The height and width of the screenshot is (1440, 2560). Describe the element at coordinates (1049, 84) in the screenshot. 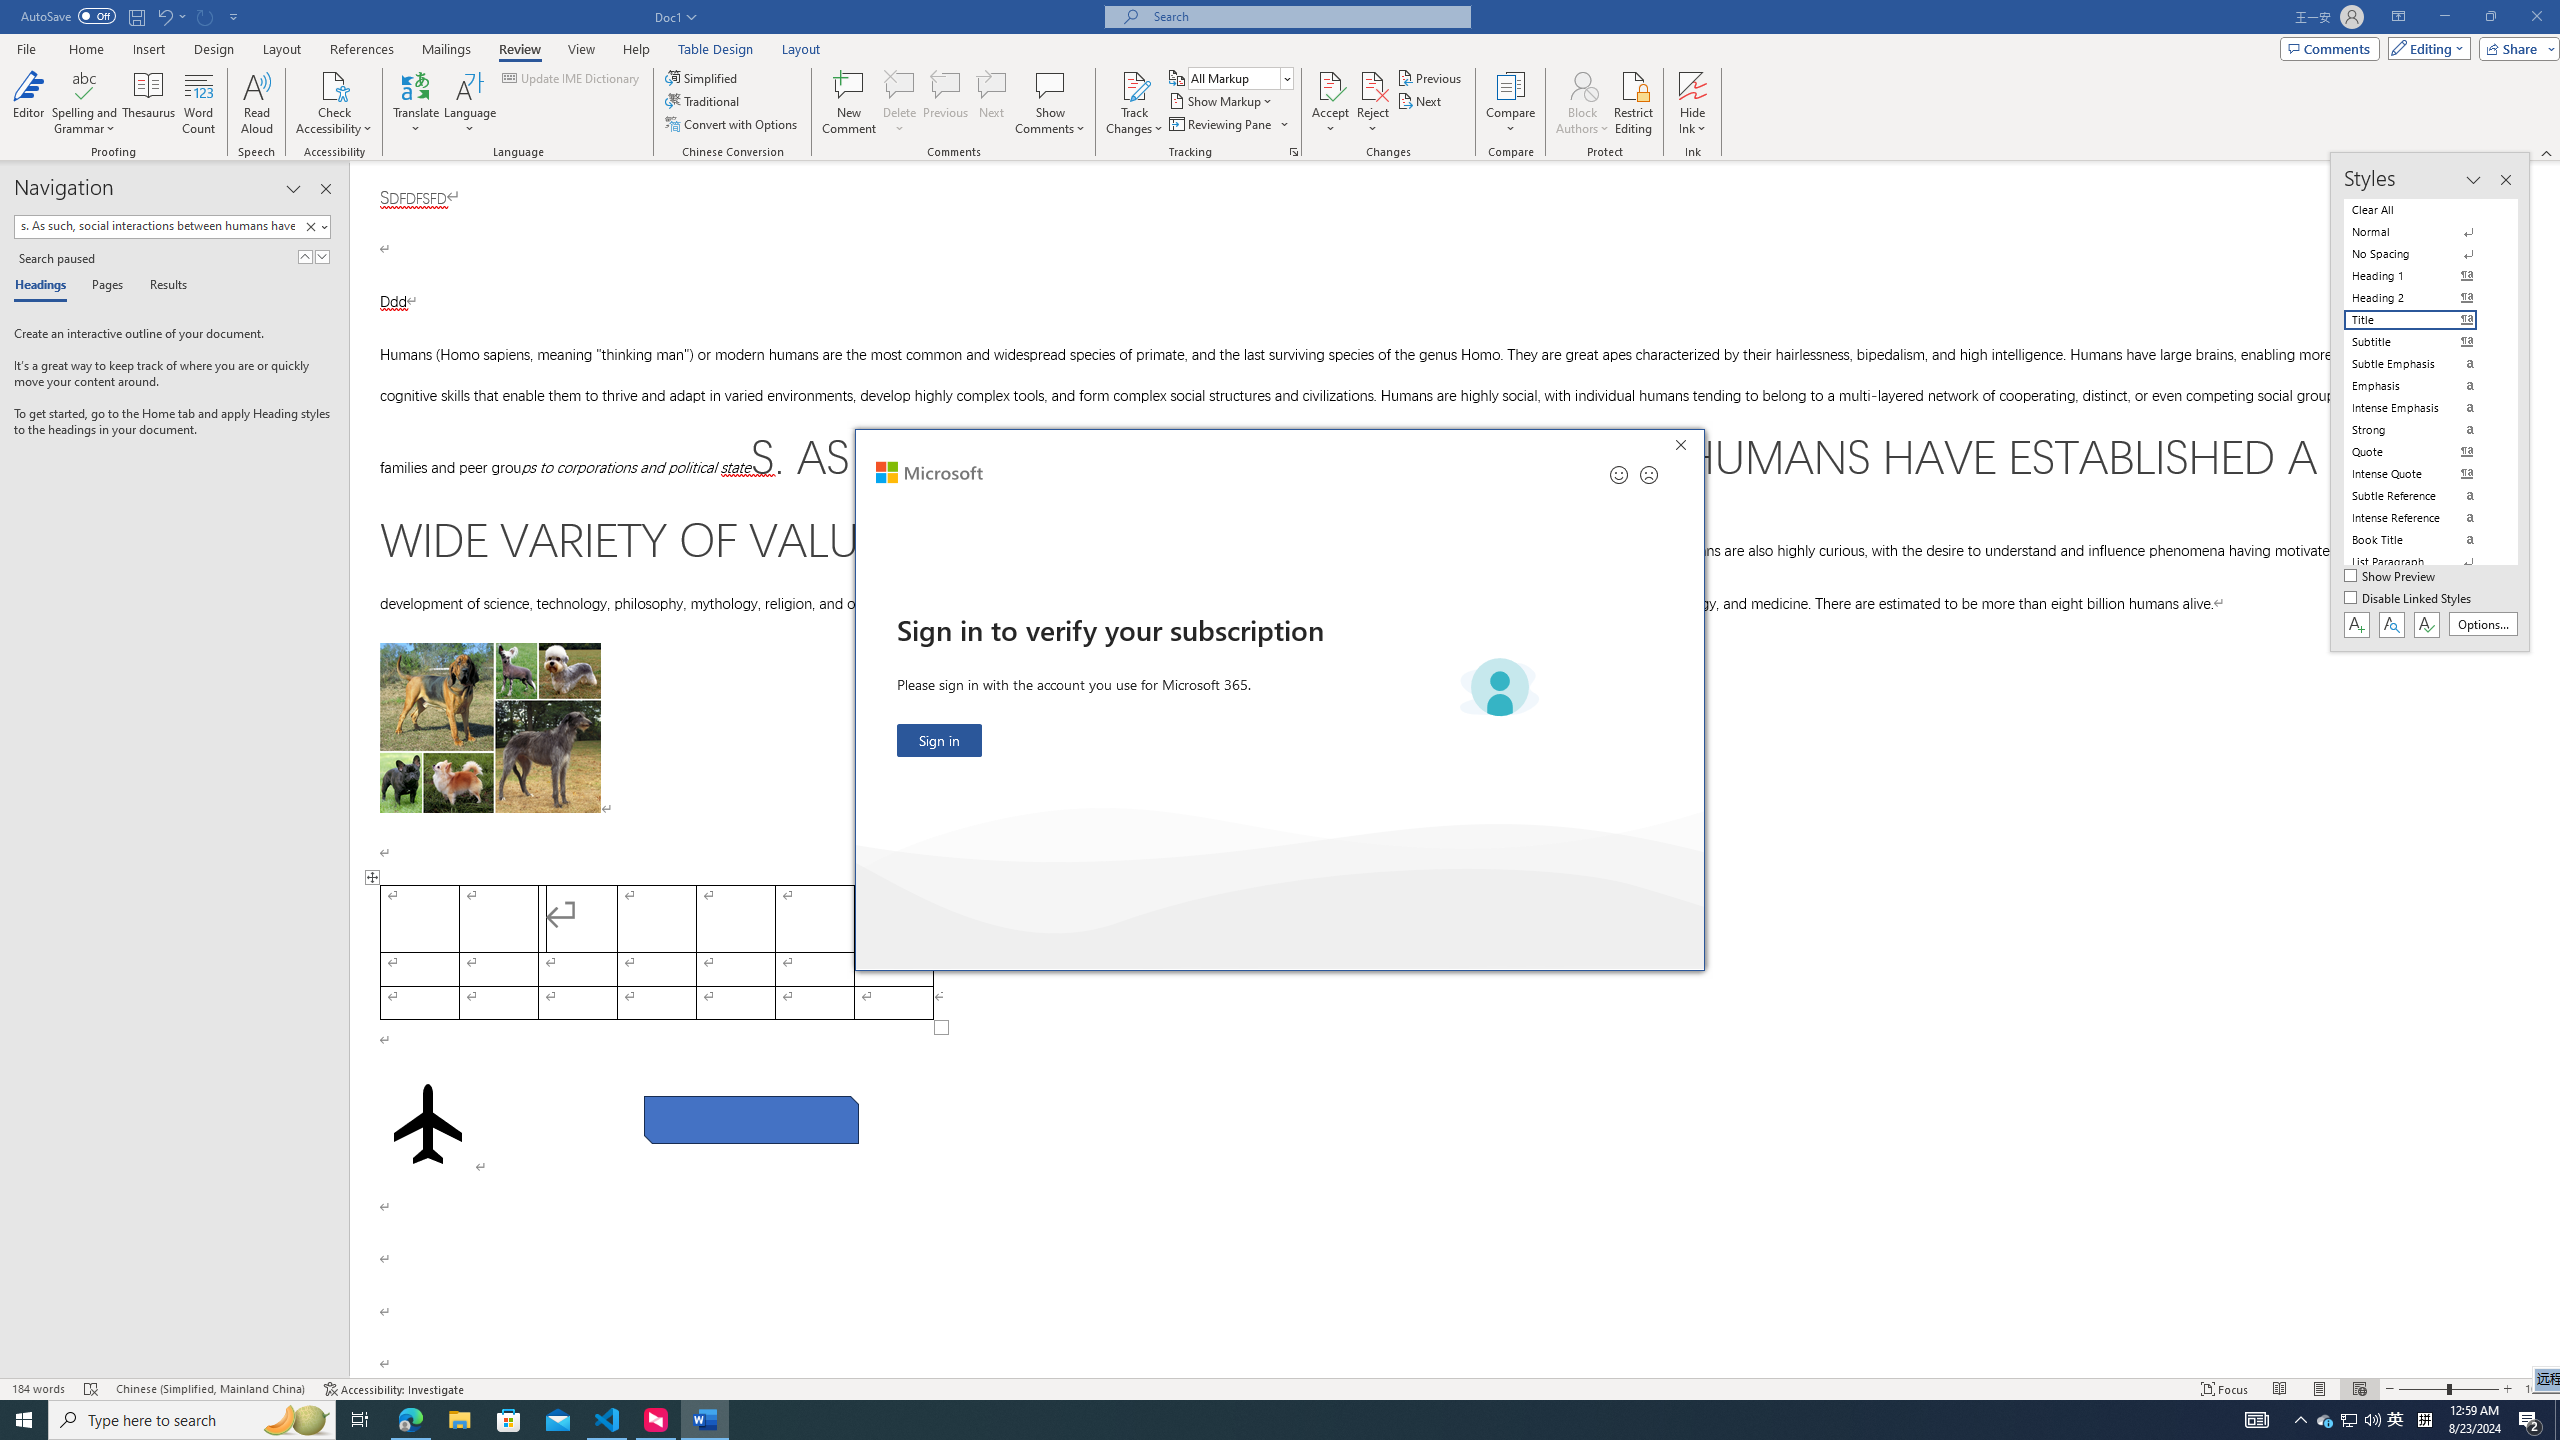

I see `'Show Comments'` at that location.